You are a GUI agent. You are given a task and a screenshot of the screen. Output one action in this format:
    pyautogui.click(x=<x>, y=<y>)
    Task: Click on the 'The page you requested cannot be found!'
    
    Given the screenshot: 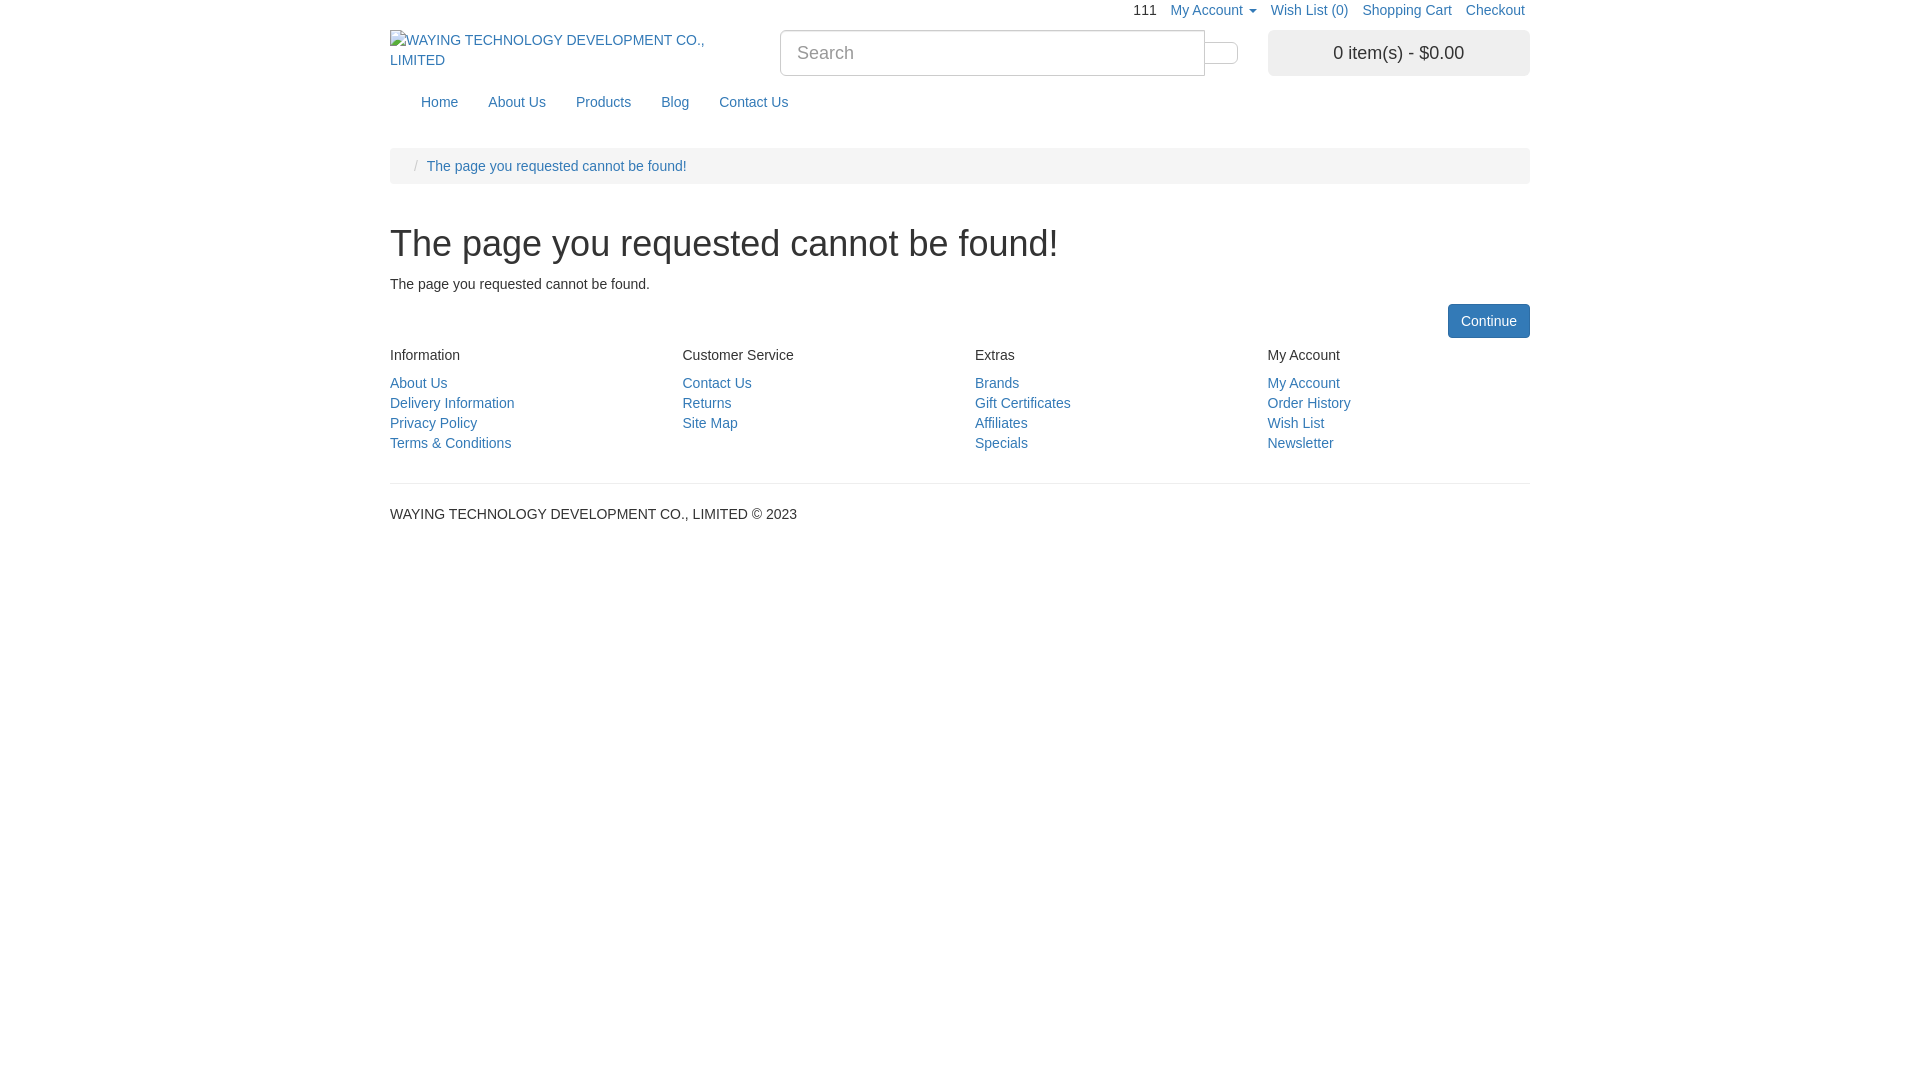 What is the action you would take?
    pyautogui.click(x=556, y=164)
    